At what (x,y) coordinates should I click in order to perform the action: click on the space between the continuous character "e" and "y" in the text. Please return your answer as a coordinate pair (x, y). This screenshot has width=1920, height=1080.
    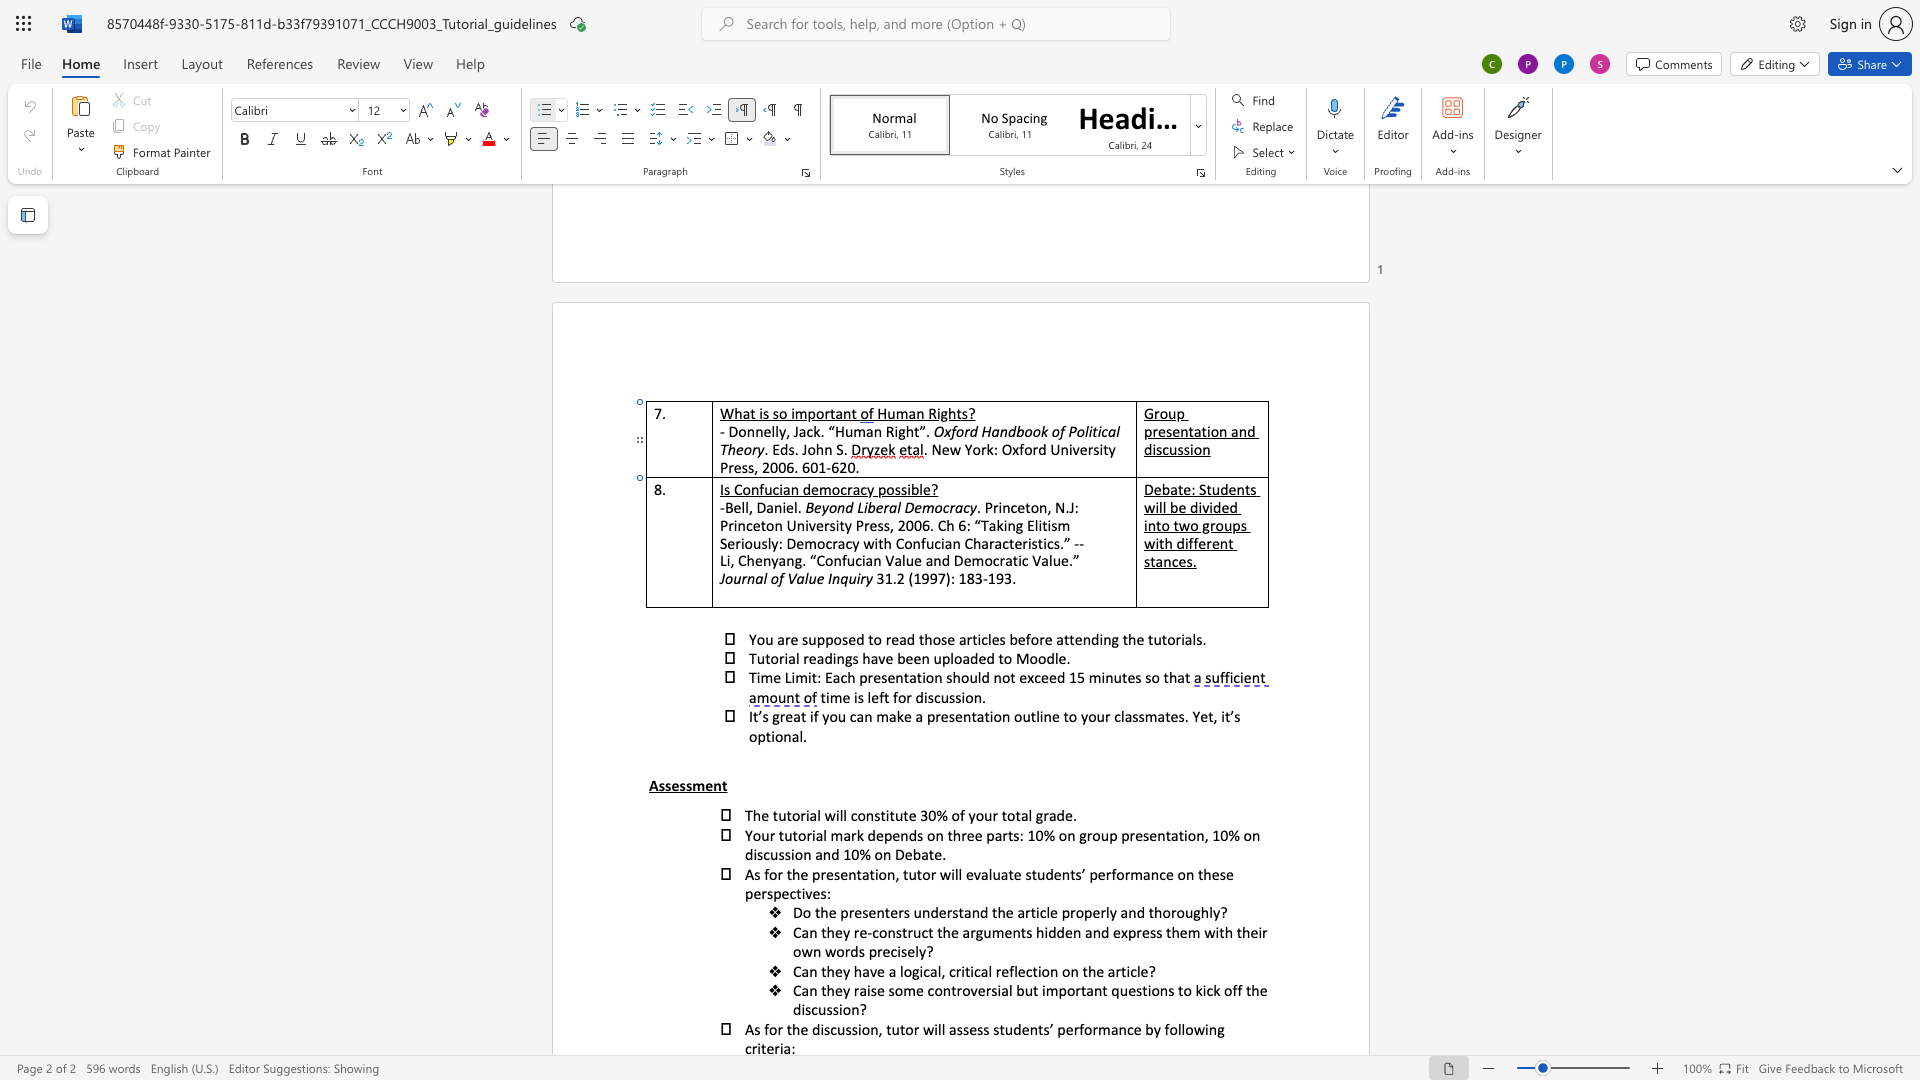
    Looking at the image, I should click on (842, 970).